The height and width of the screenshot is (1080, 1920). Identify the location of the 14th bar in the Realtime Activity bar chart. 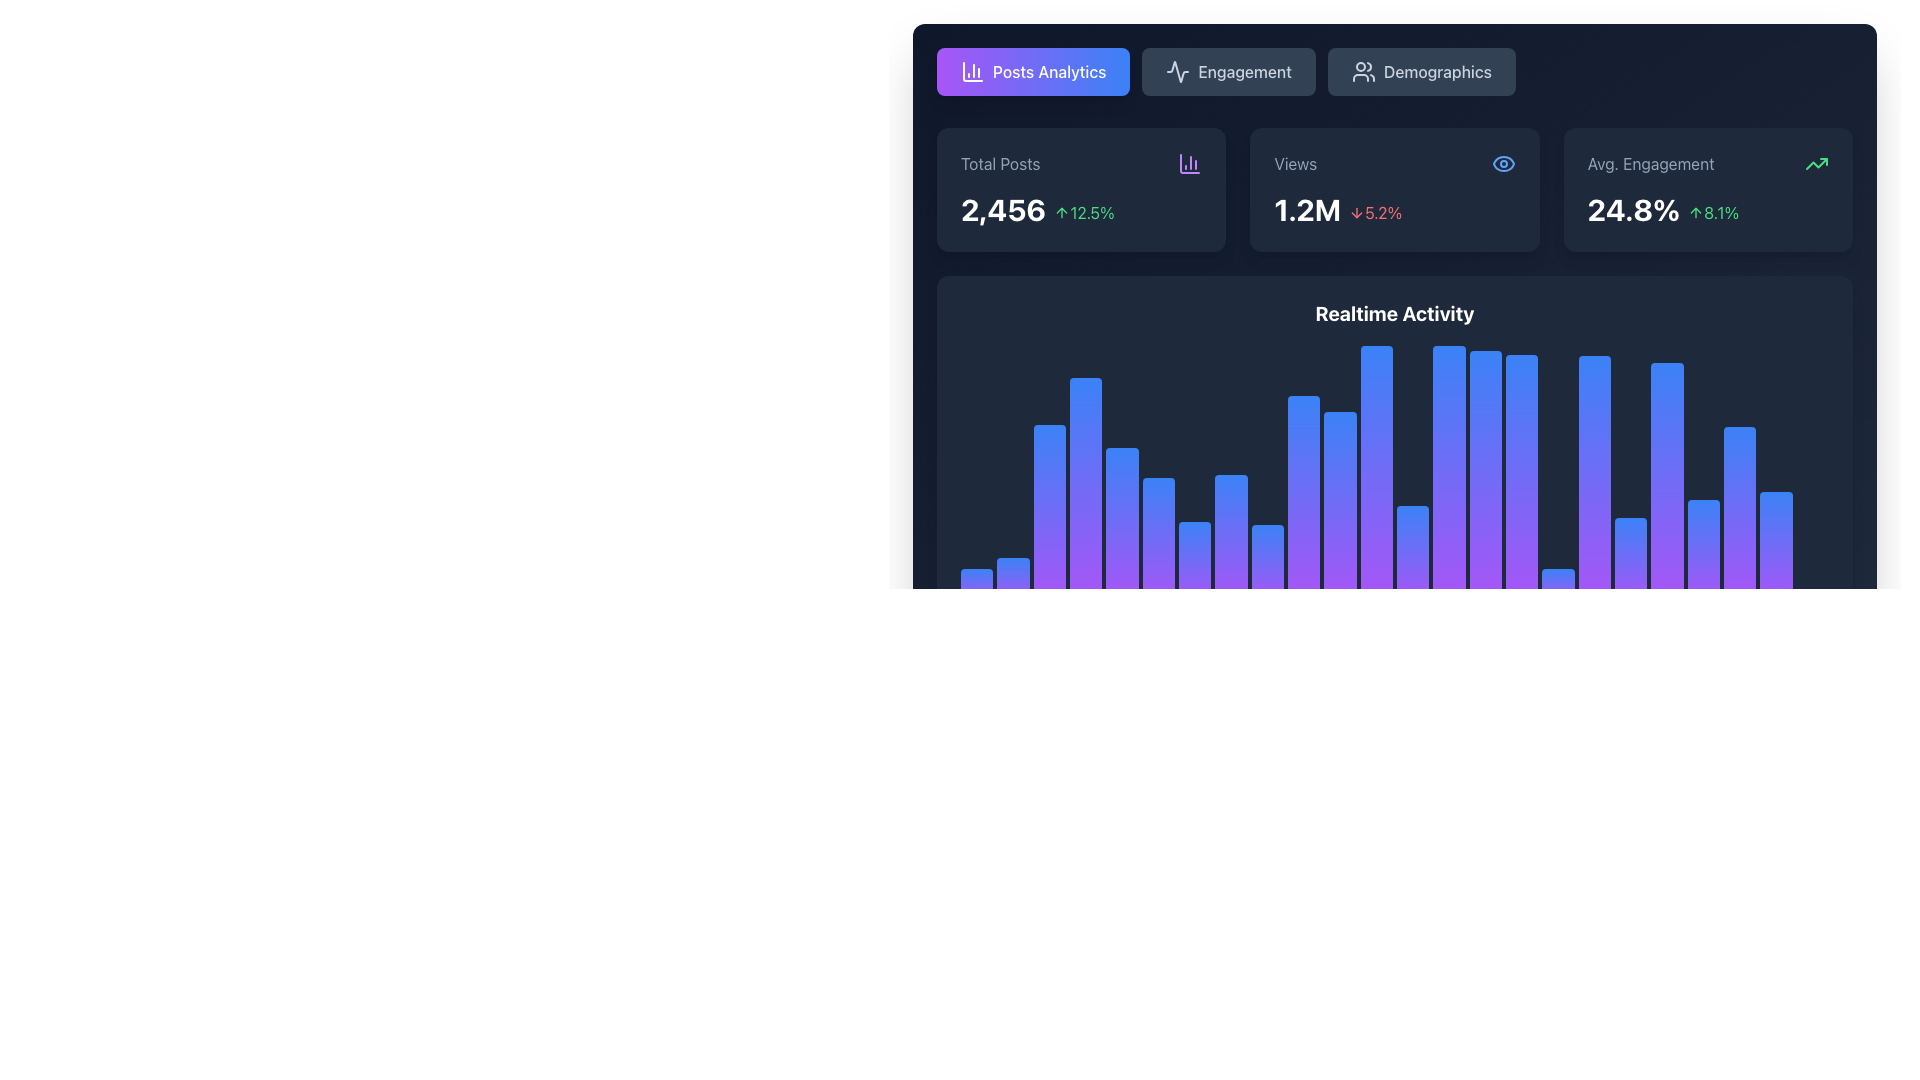
(1449, 522).